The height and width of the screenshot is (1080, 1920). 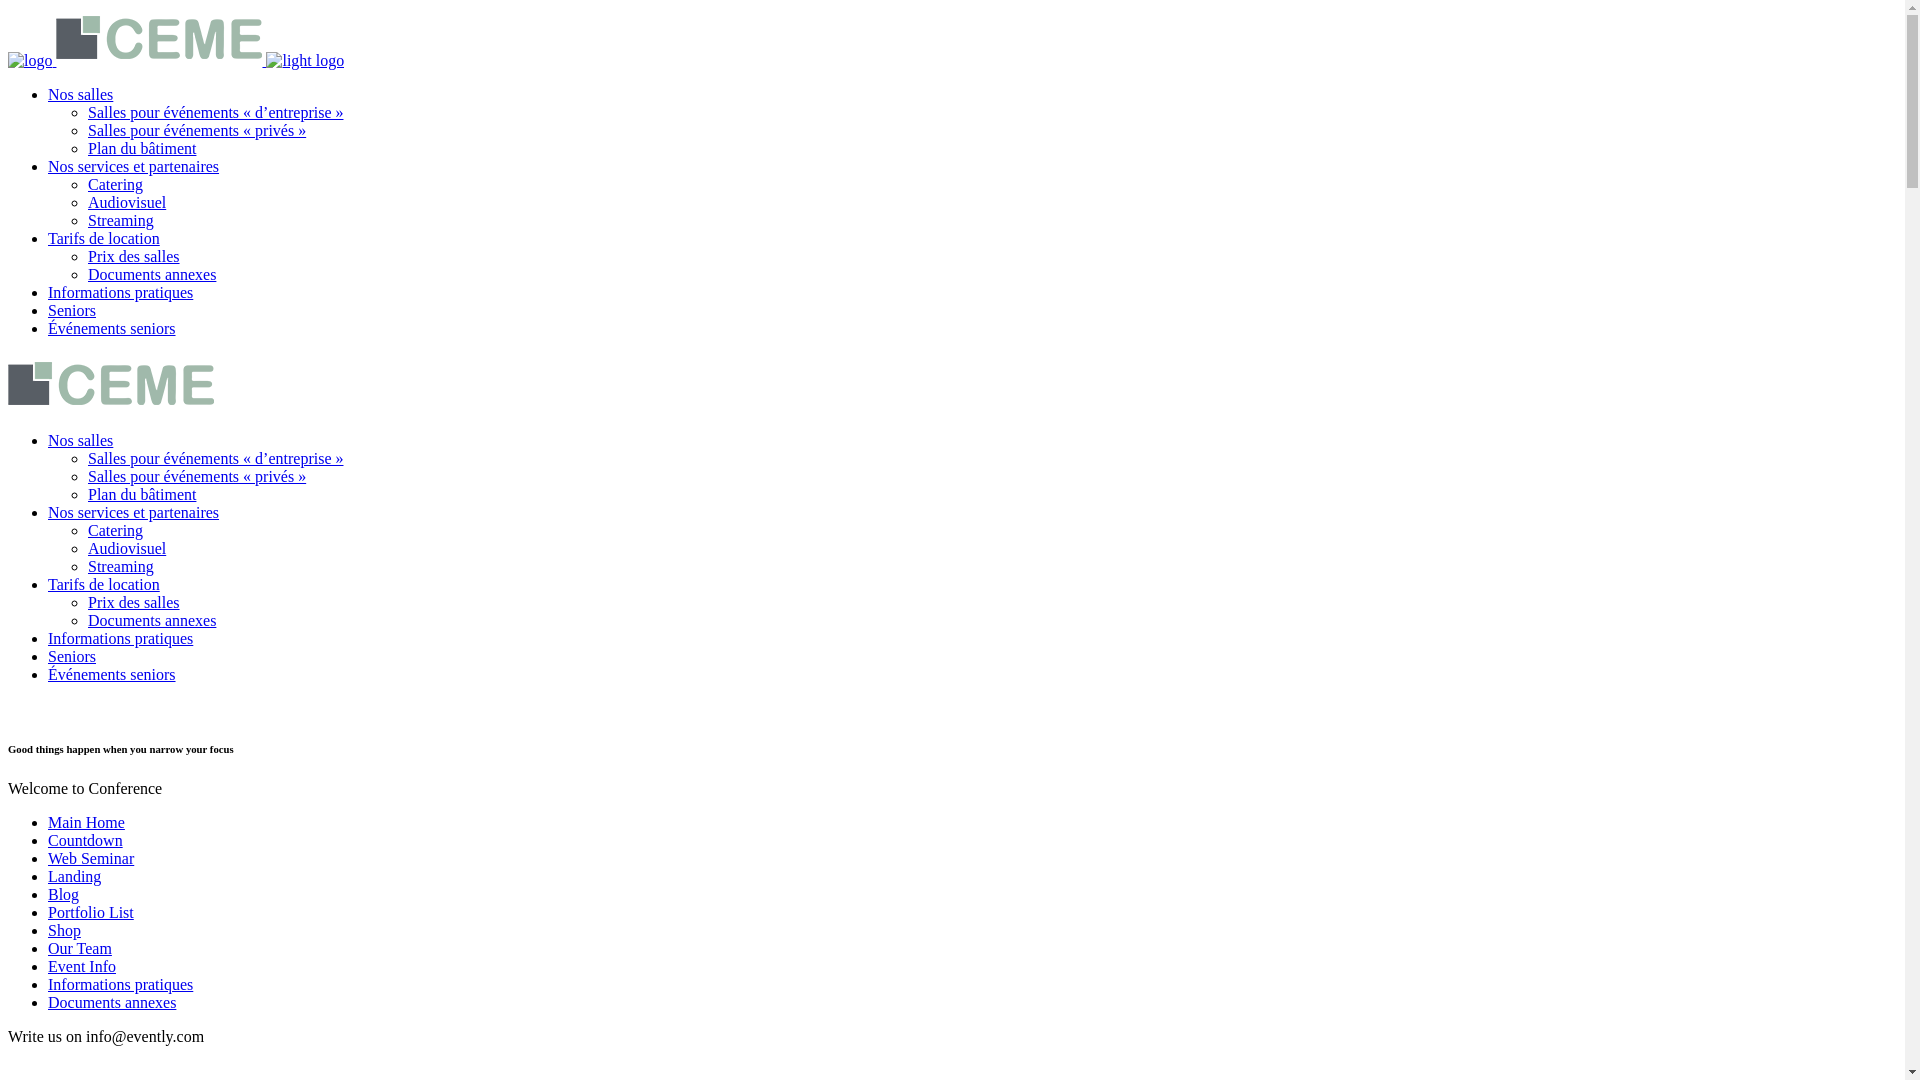 I want to click on 'Seniors', so click(x=72, y=656).